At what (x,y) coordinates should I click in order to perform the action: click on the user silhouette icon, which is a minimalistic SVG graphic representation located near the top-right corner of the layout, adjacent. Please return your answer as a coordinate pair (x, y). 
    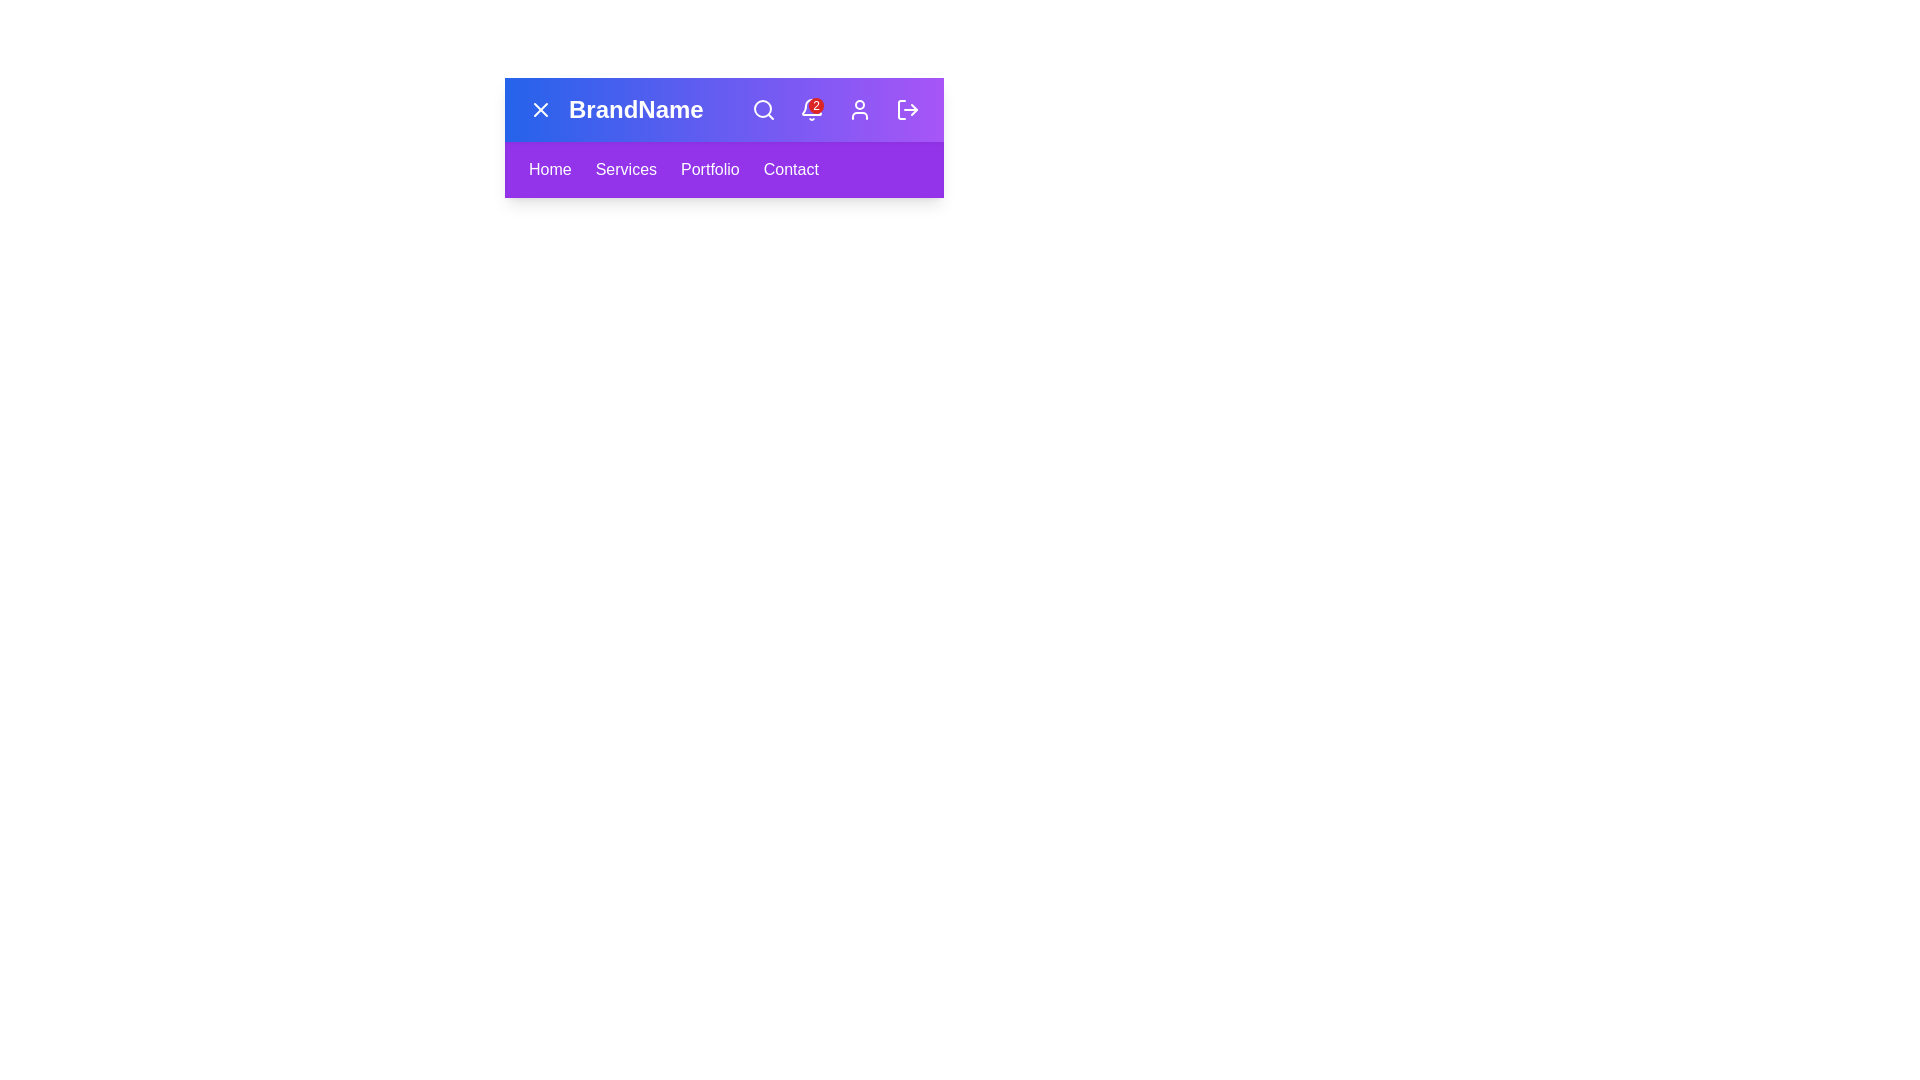
    Looking at the image, I should click on (859, 110).